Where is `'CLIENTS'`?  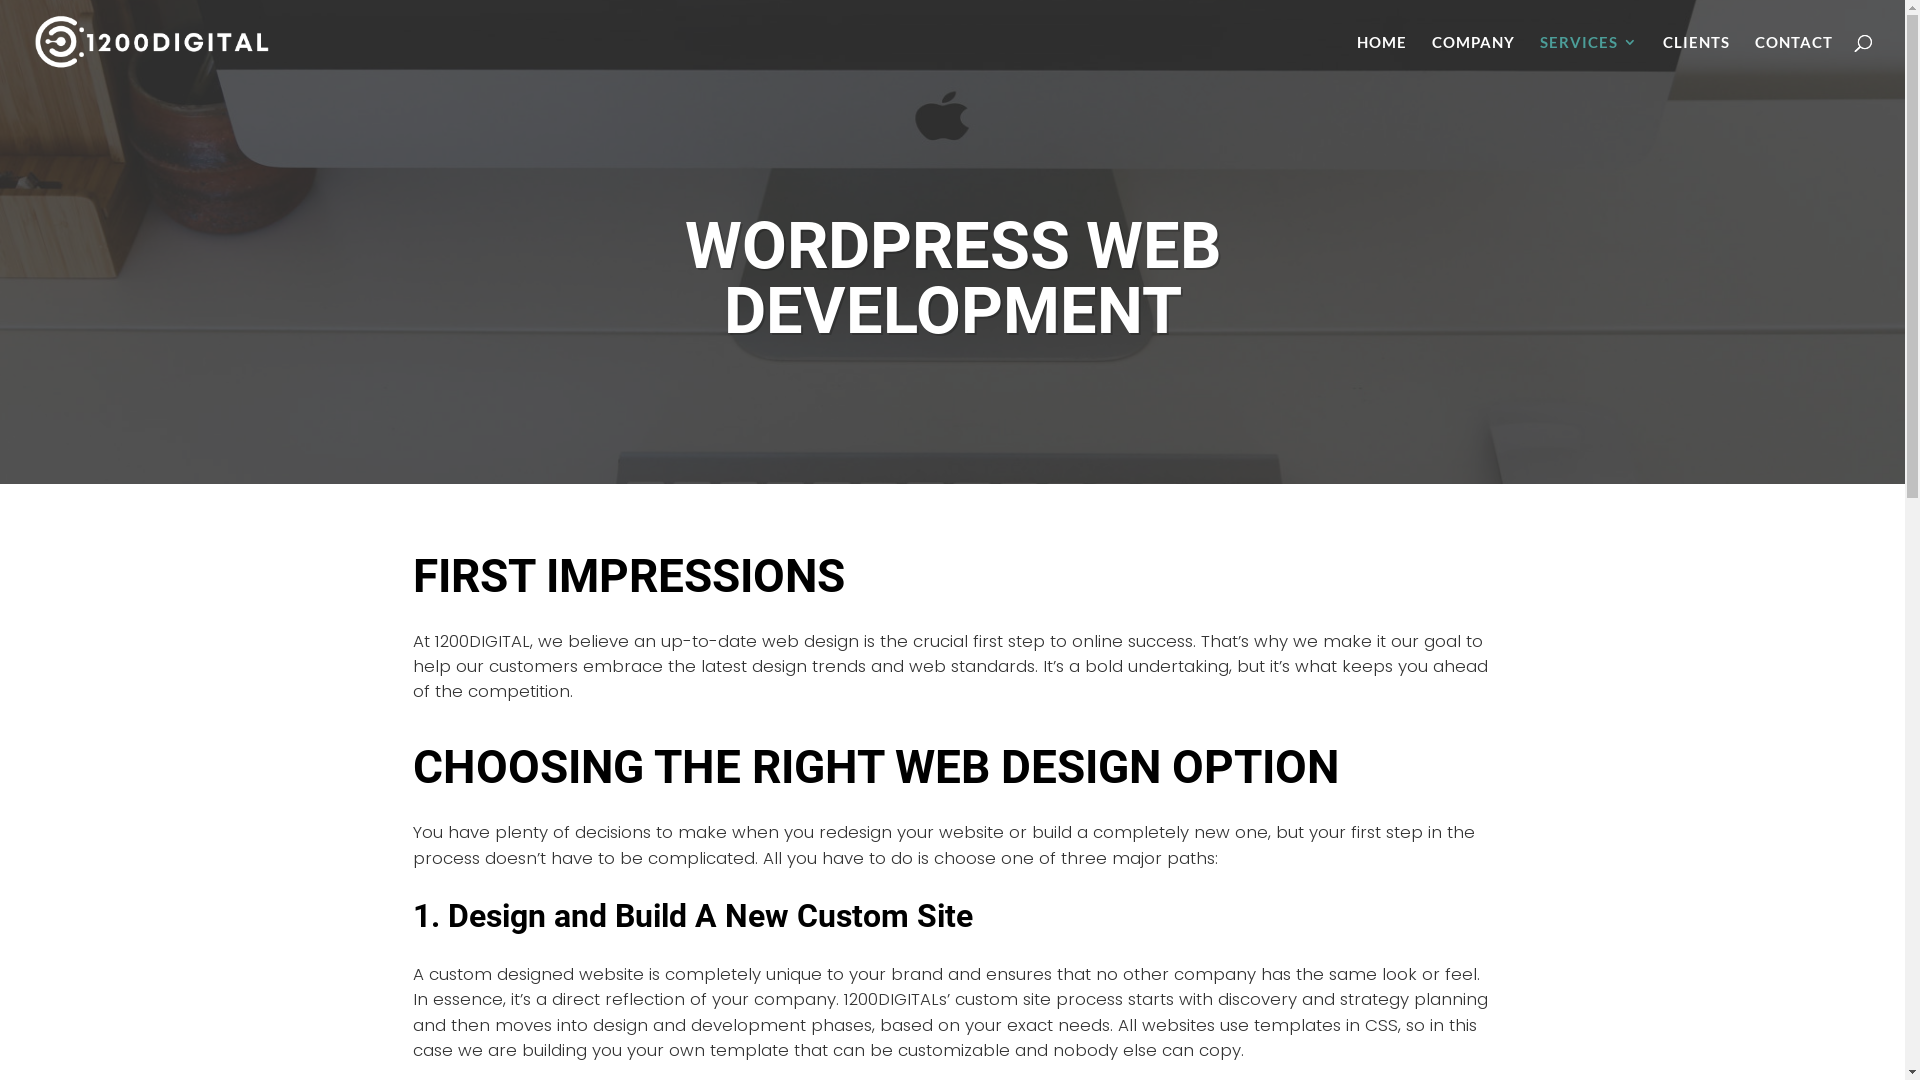
'CLIENTS' is located at coordinates (1695, 58).